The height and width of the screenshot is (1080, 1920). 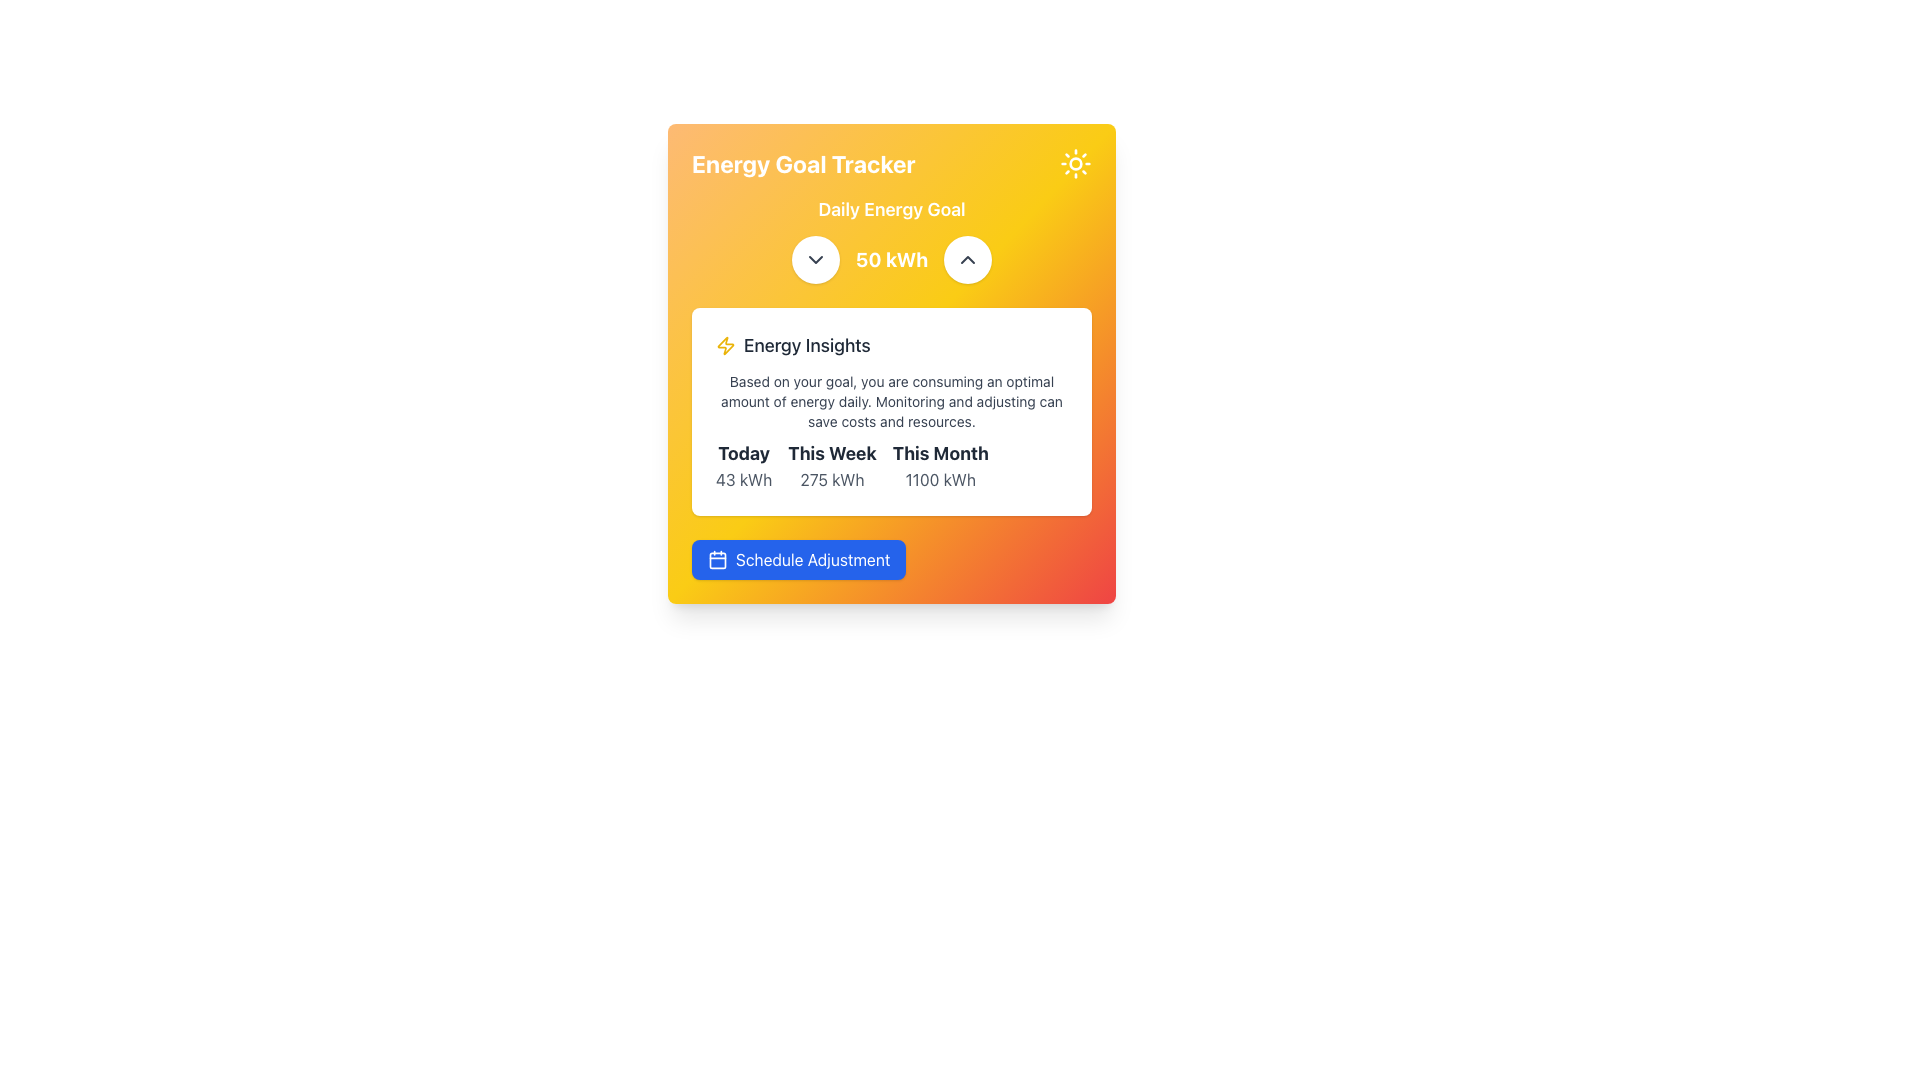 What do you see at coordinates (891, 411) in the screenshot?
I see `information displayed on the Information Card located in the center of the 'Energy Goal Tracker' panel, which provides insights into energy consumption over different time periods` at bounding box center [891, 411].